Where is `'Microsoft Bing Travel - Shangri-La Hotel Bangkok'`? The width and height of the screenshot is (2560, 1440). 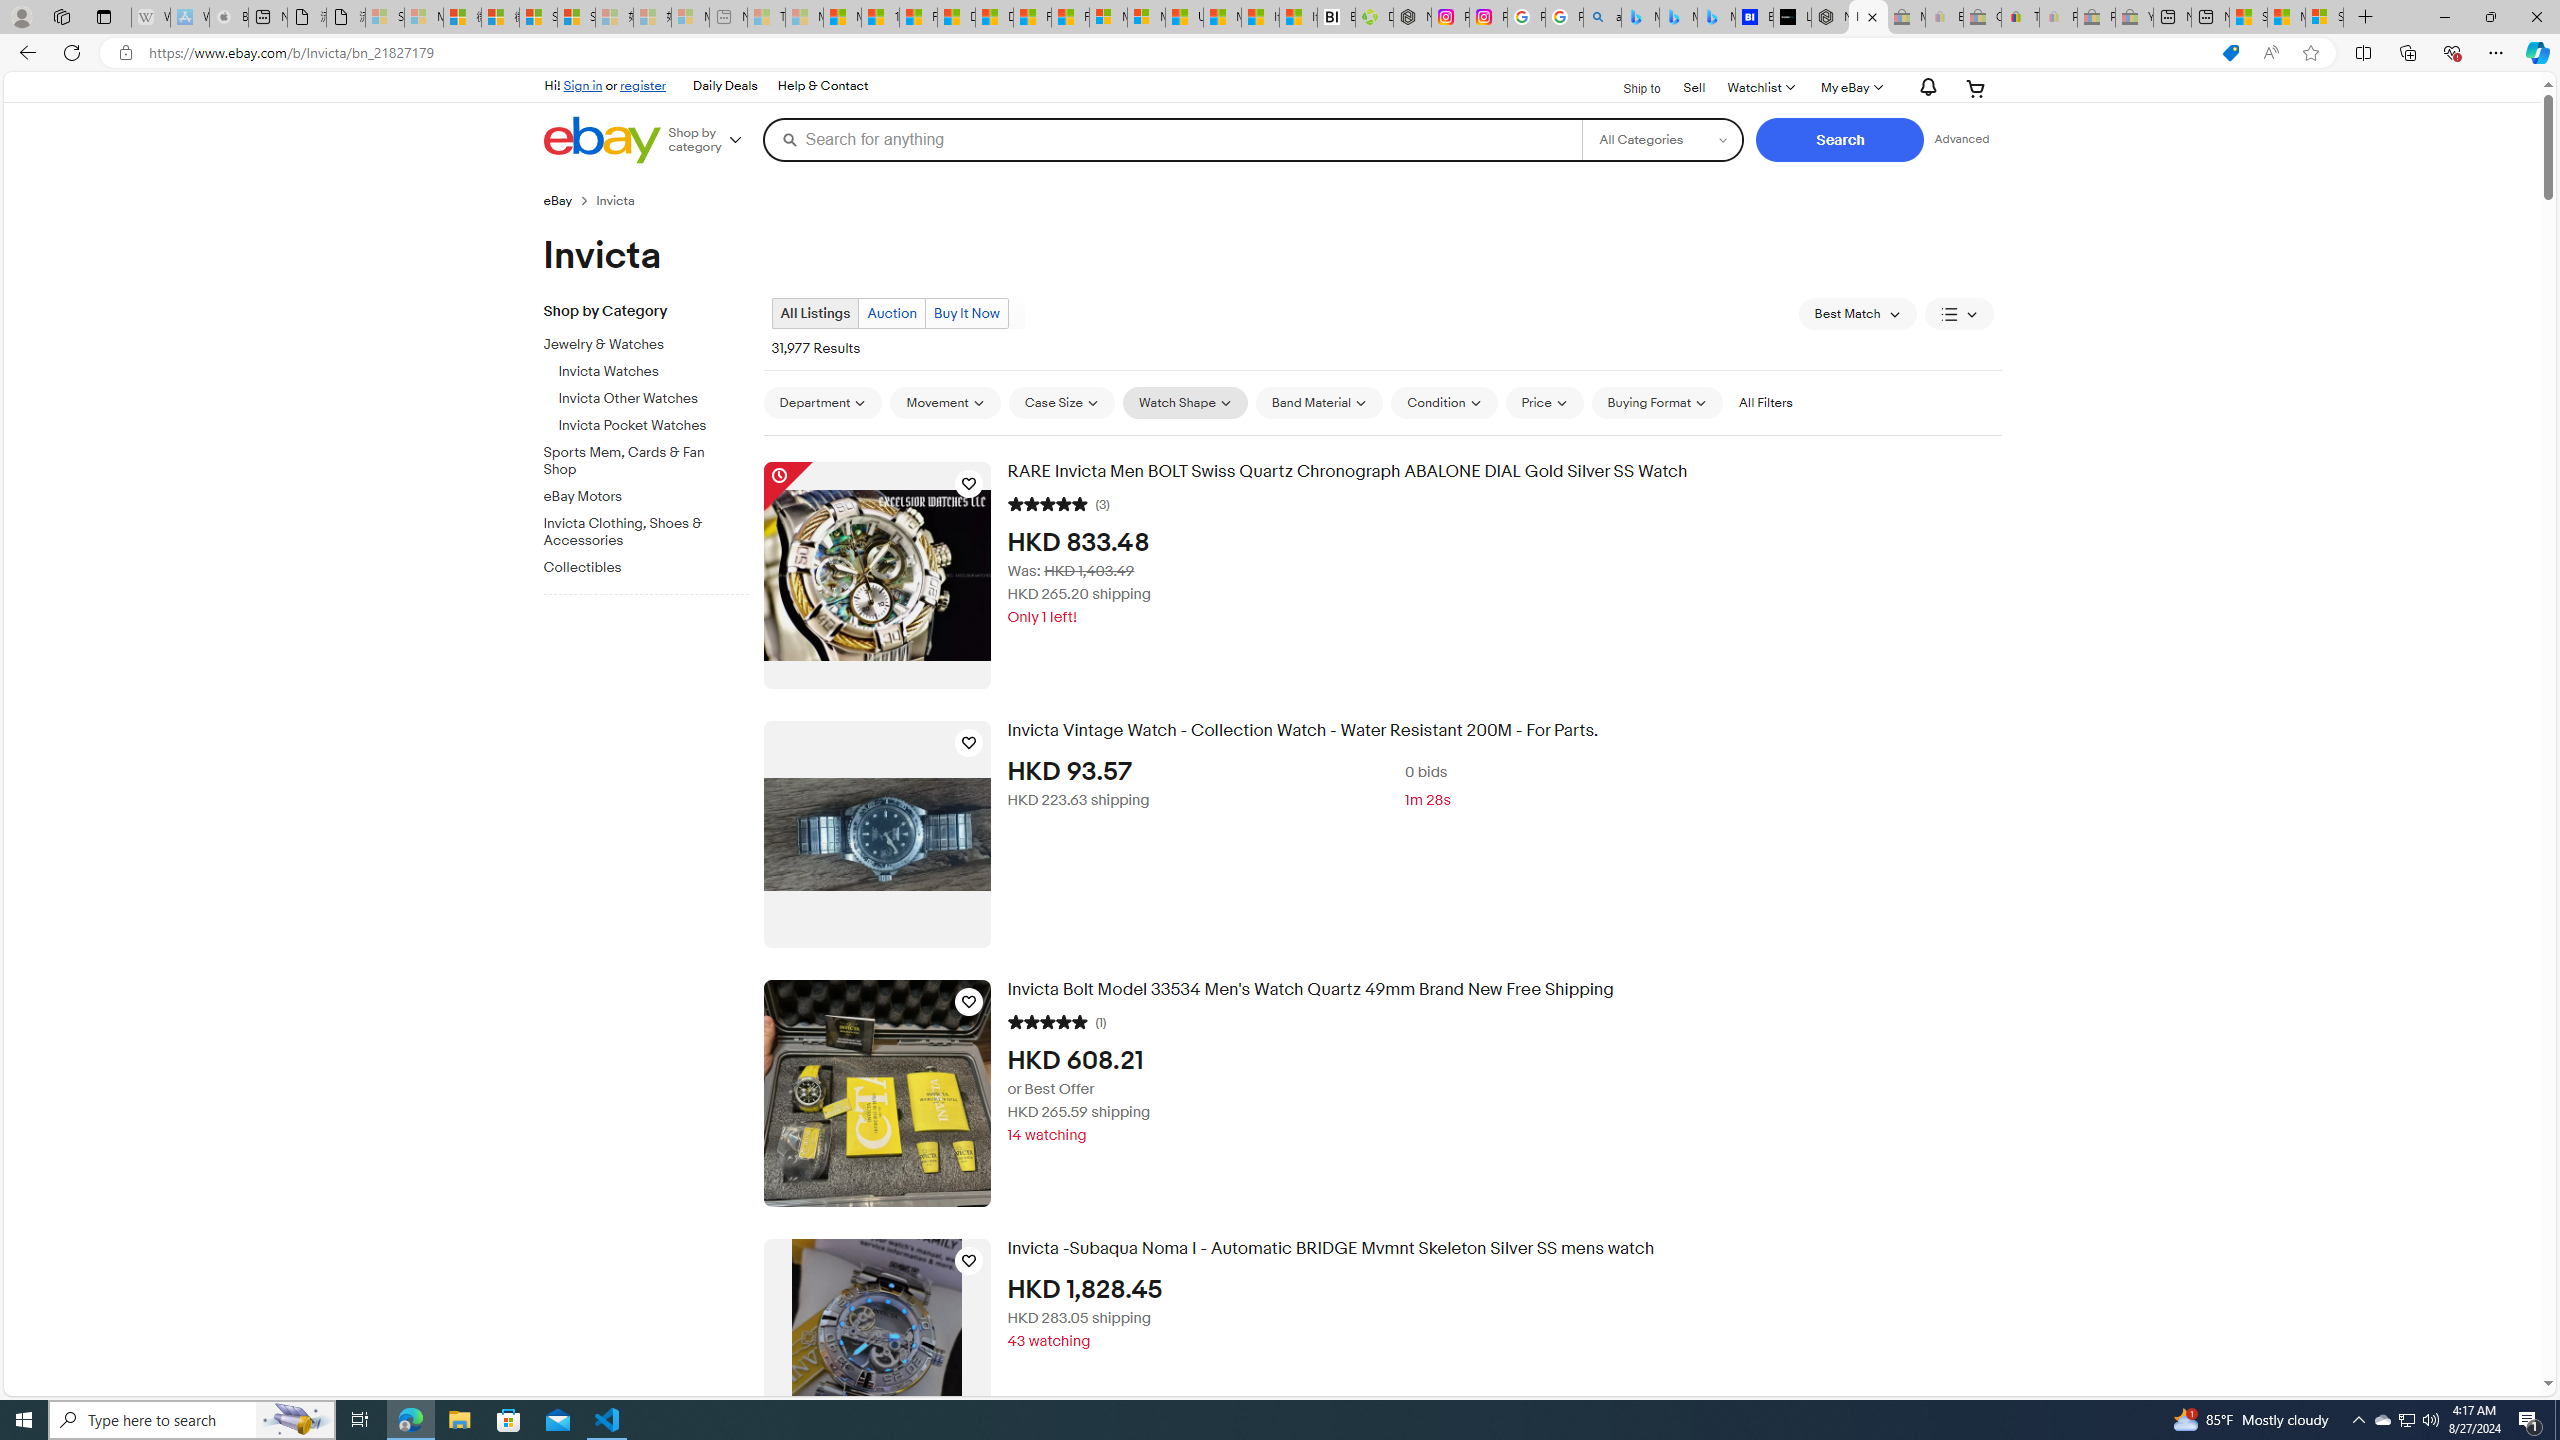
'Microsoft Bing Travel - Shangri-La Hotel Bangkok' is located at coordinates (1716, 16).